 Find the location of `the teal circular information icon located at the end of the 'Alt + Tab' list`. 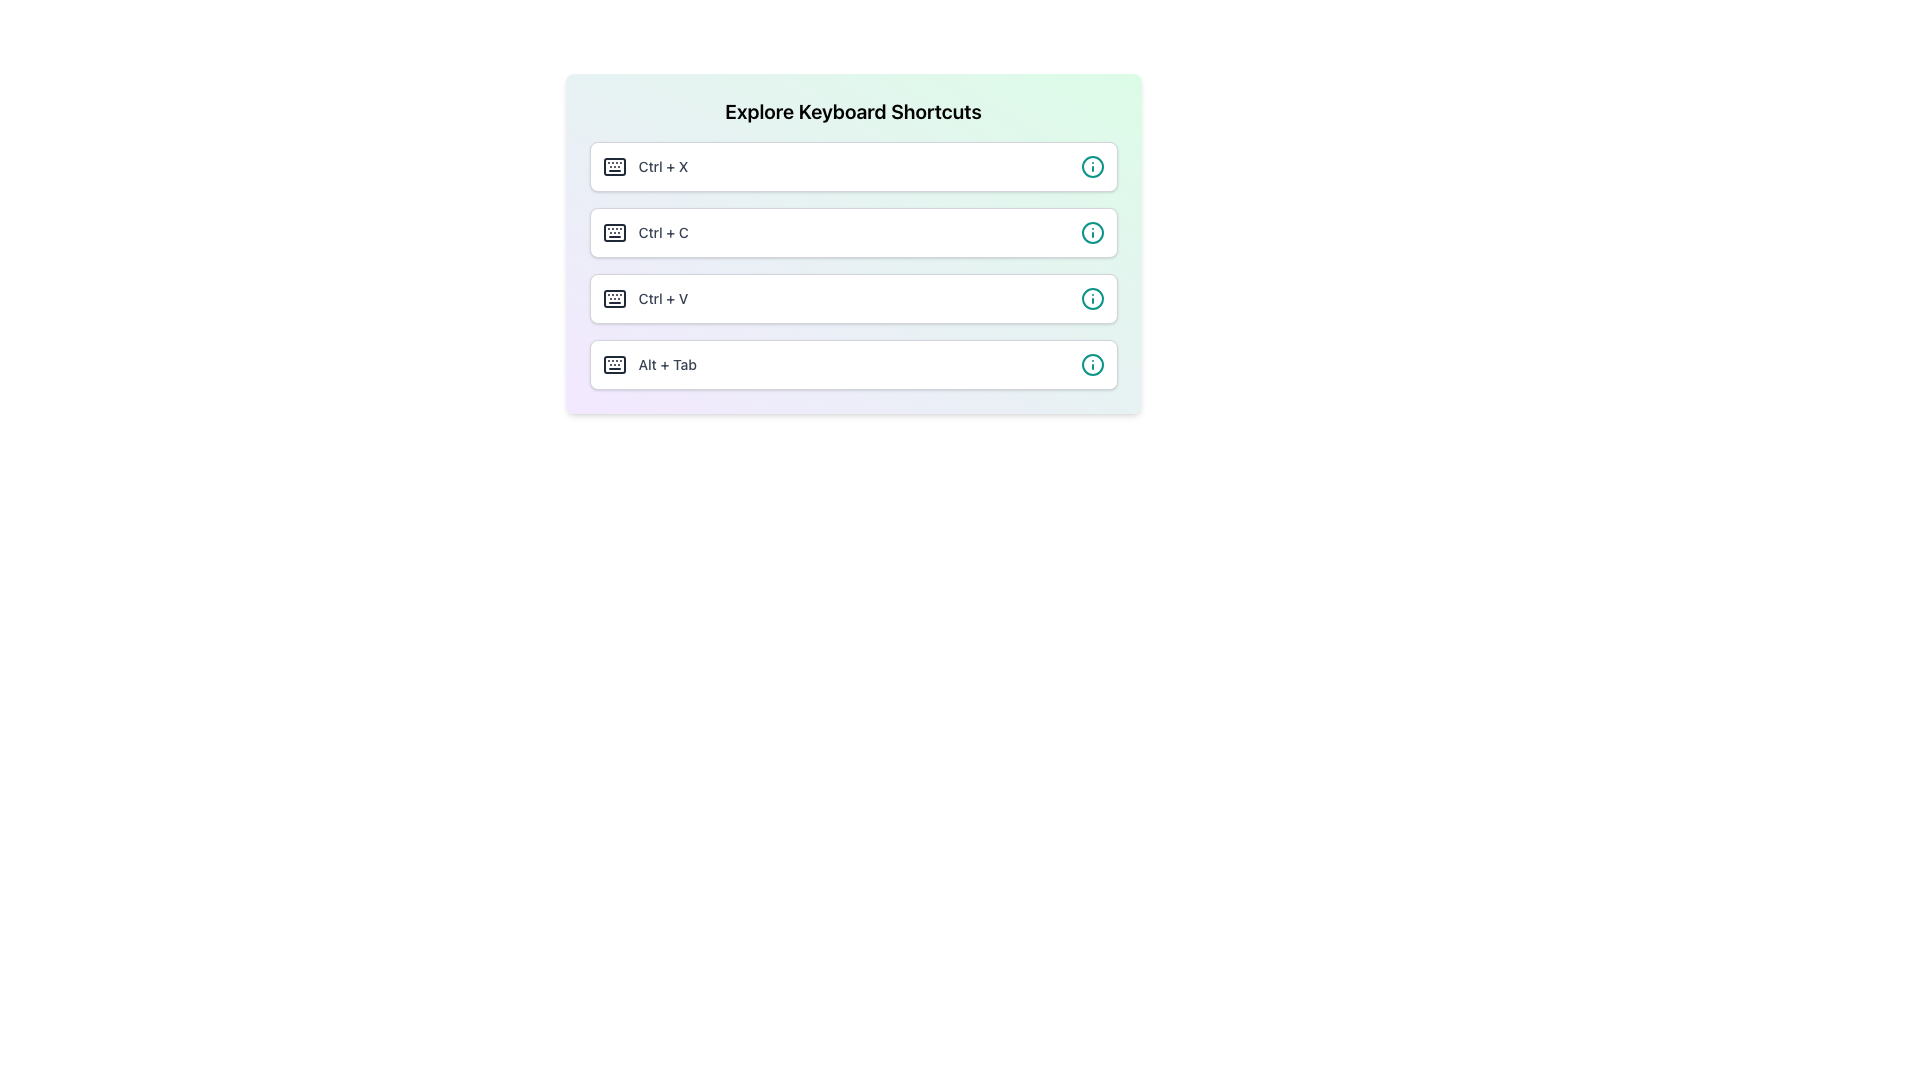

the teal circular information icon located at the end of the 'Alt + Tab' list is located at coordinates (1091, 365).